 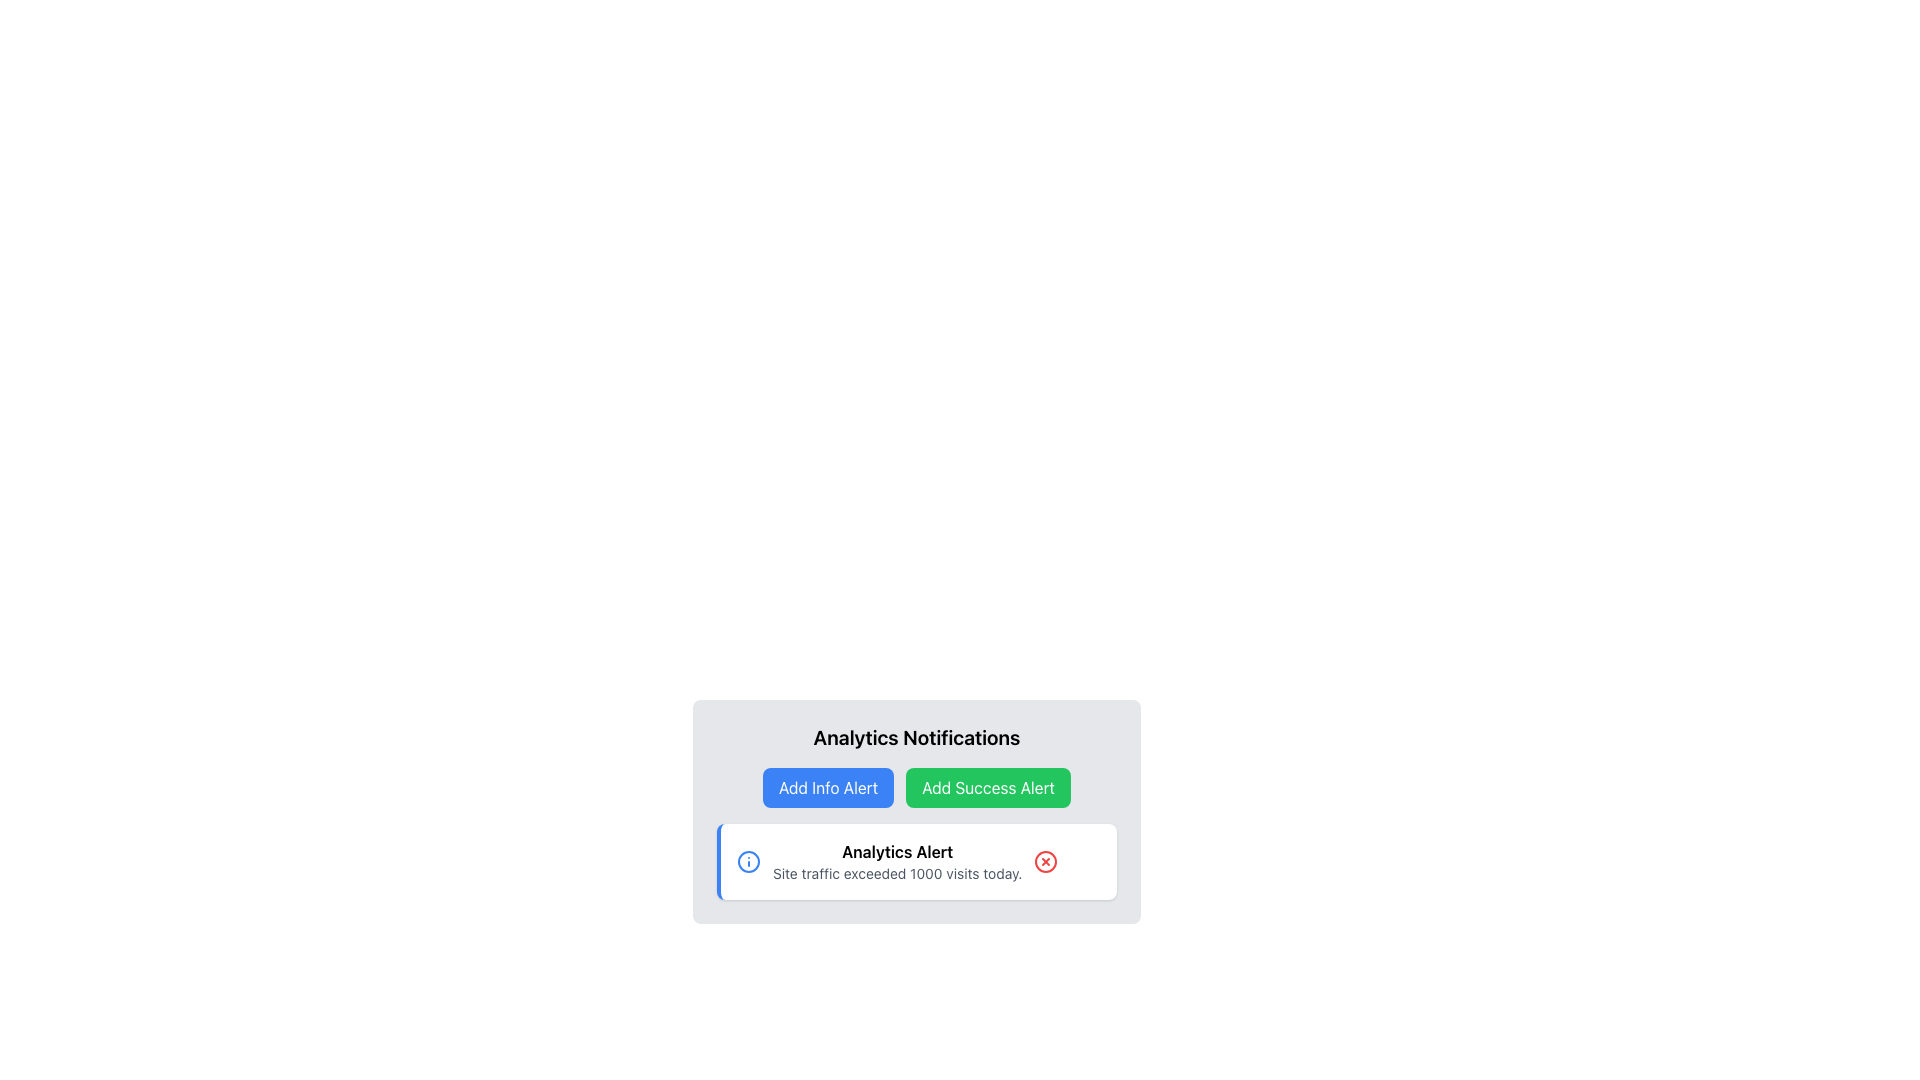 What do you see at coordinates (1045, 860) in the screenshot?
I see `the Close button icon located in the top-right corner of the 'Analytics Alert' notification card` at bounding box center [1045, 860].